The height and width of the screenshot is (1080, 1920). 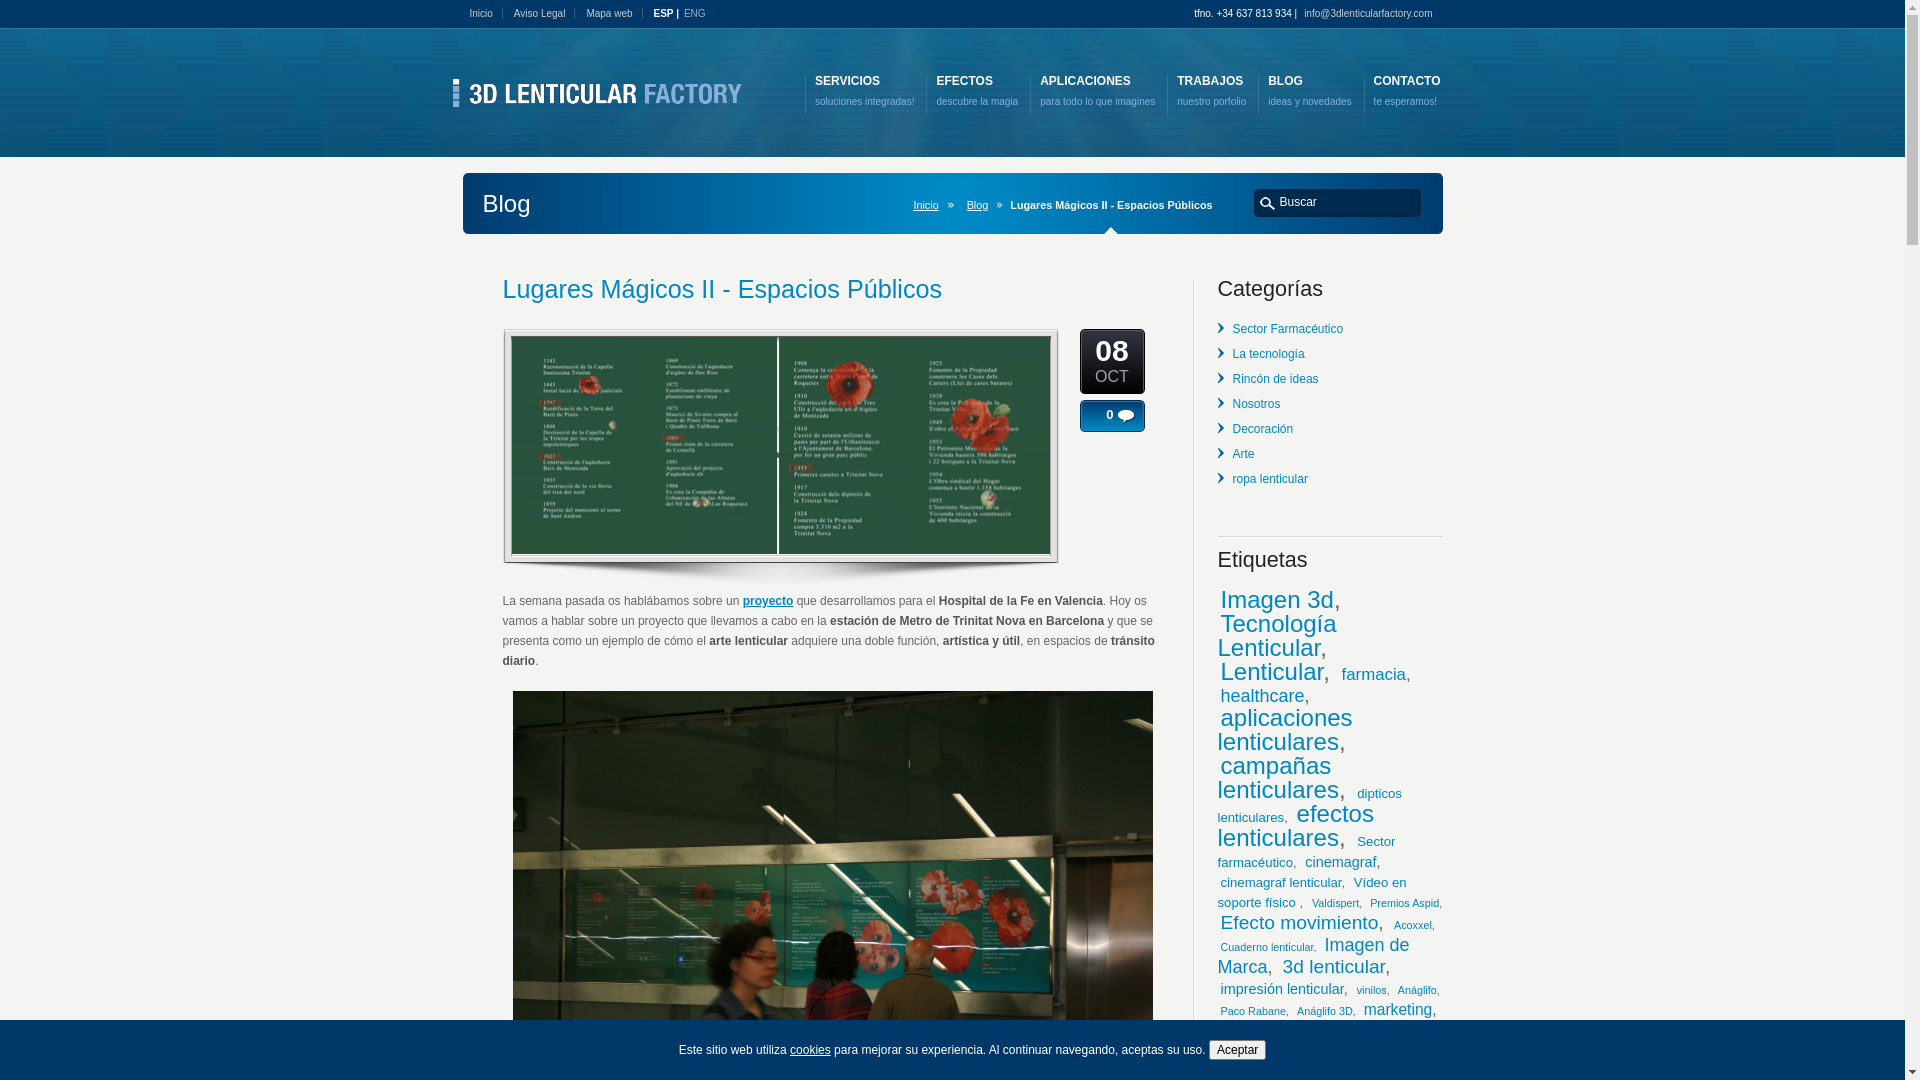 I want to click on 'cookies', so click(x=810, y=1048).